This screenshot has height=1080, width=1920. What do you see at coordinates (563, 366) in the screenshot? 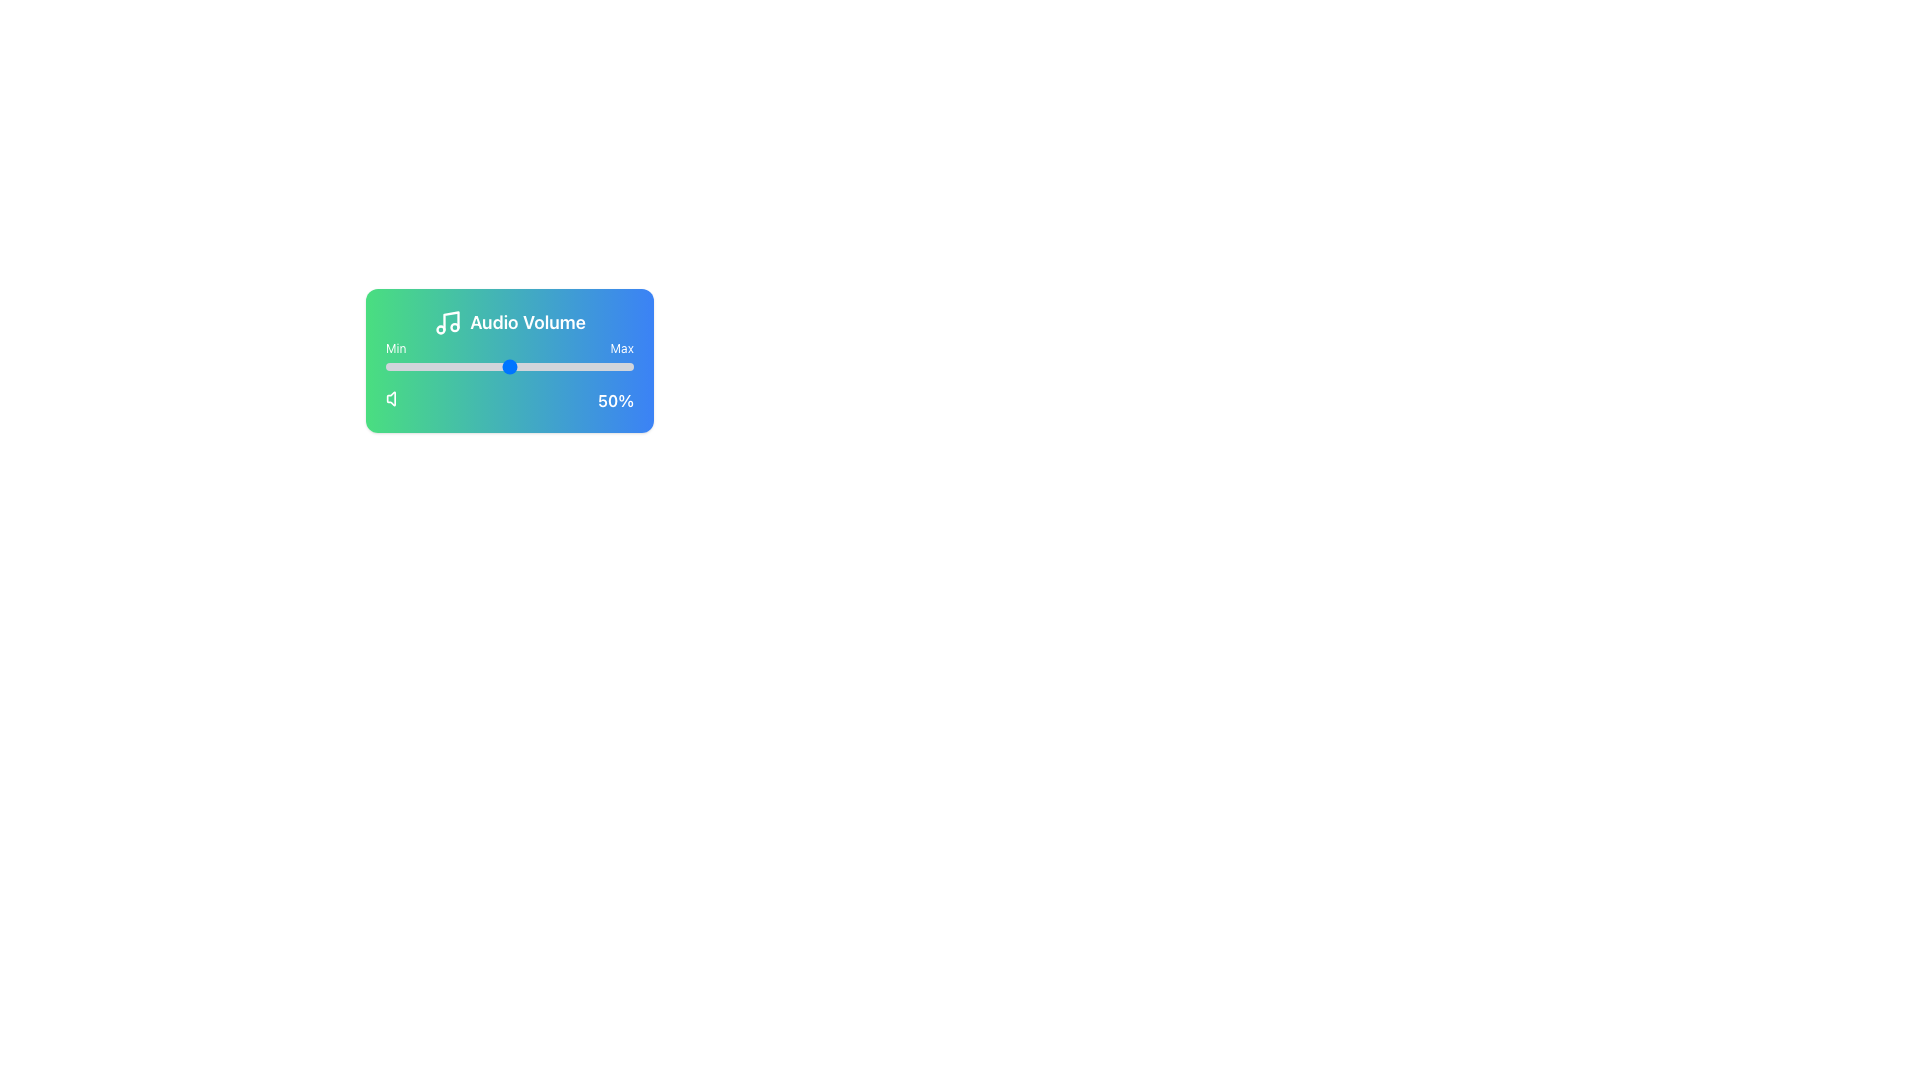
I see `the audio volume slider` at bounding box center [563, 366].